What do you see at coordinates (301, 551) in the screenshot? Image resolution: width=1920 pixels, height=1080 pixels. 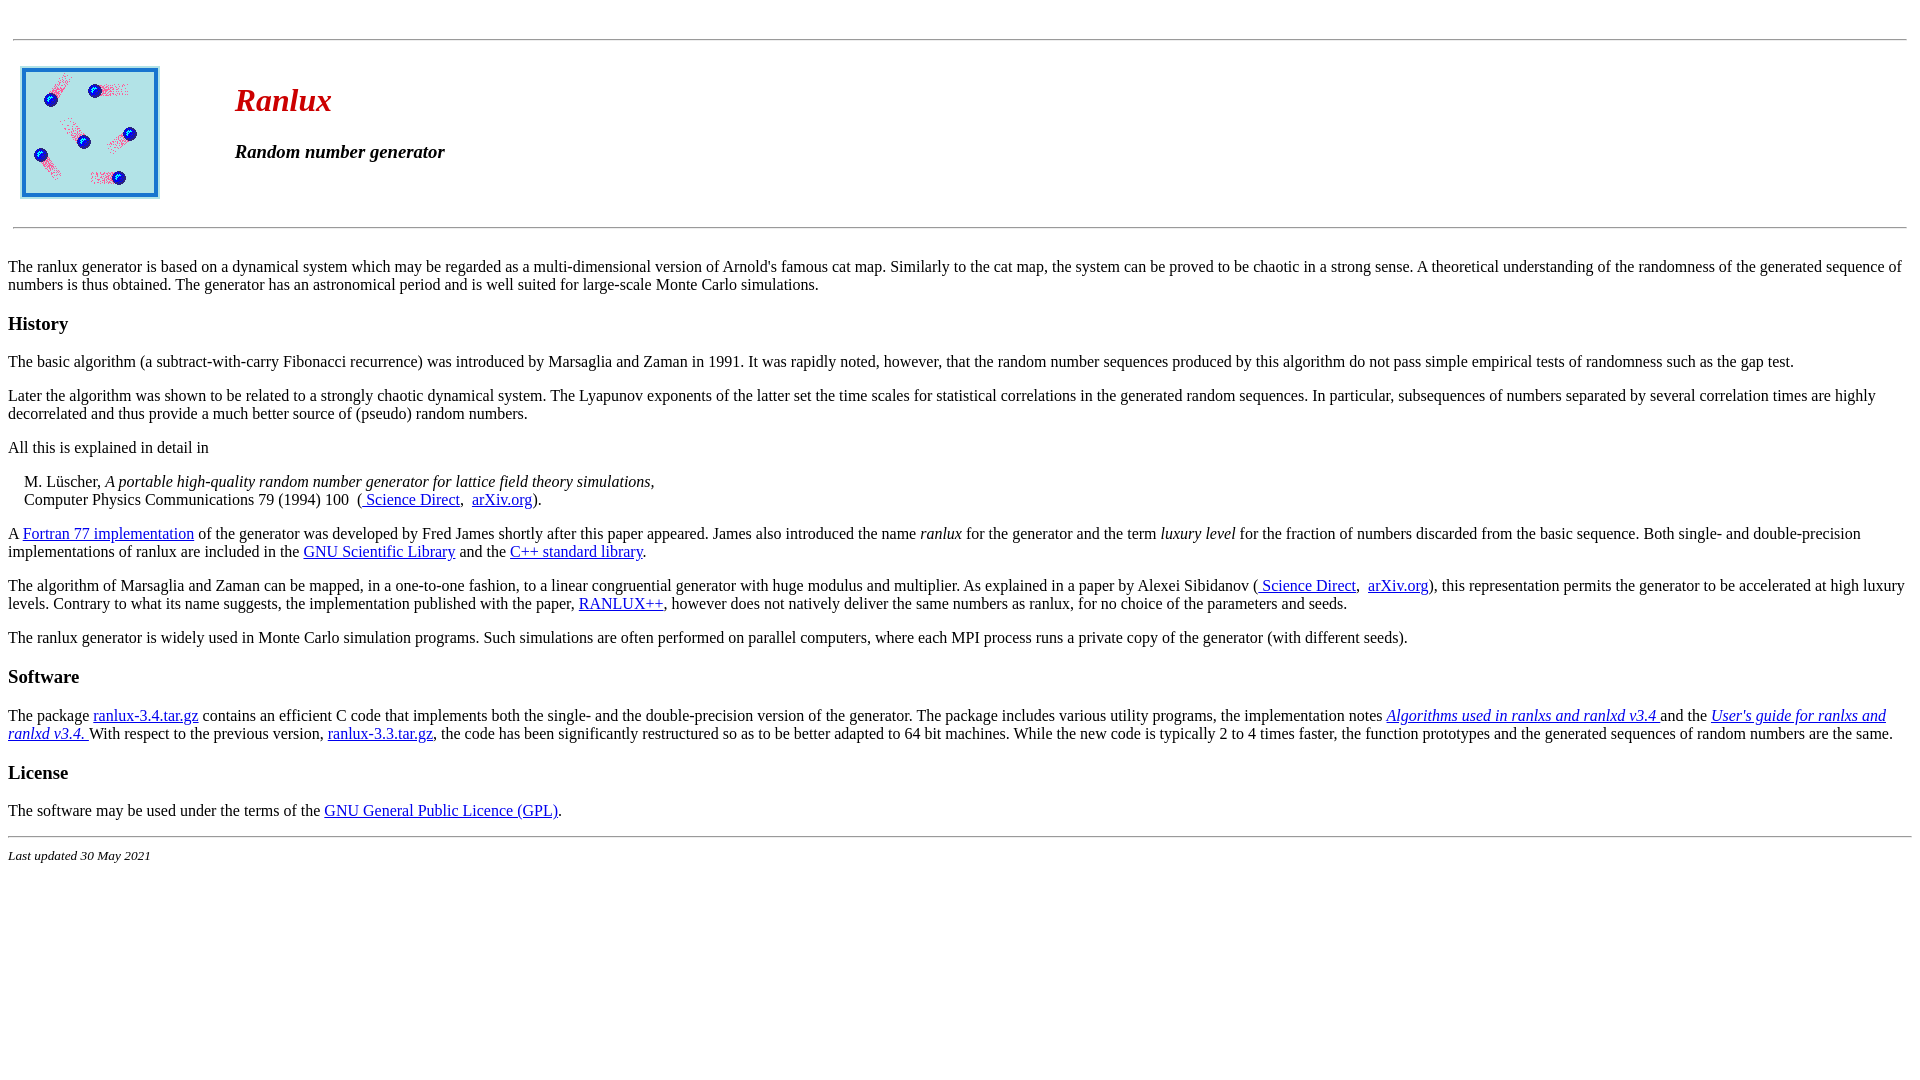 I see `'GNU Scientific Library'` at bounding box center [301, 551].